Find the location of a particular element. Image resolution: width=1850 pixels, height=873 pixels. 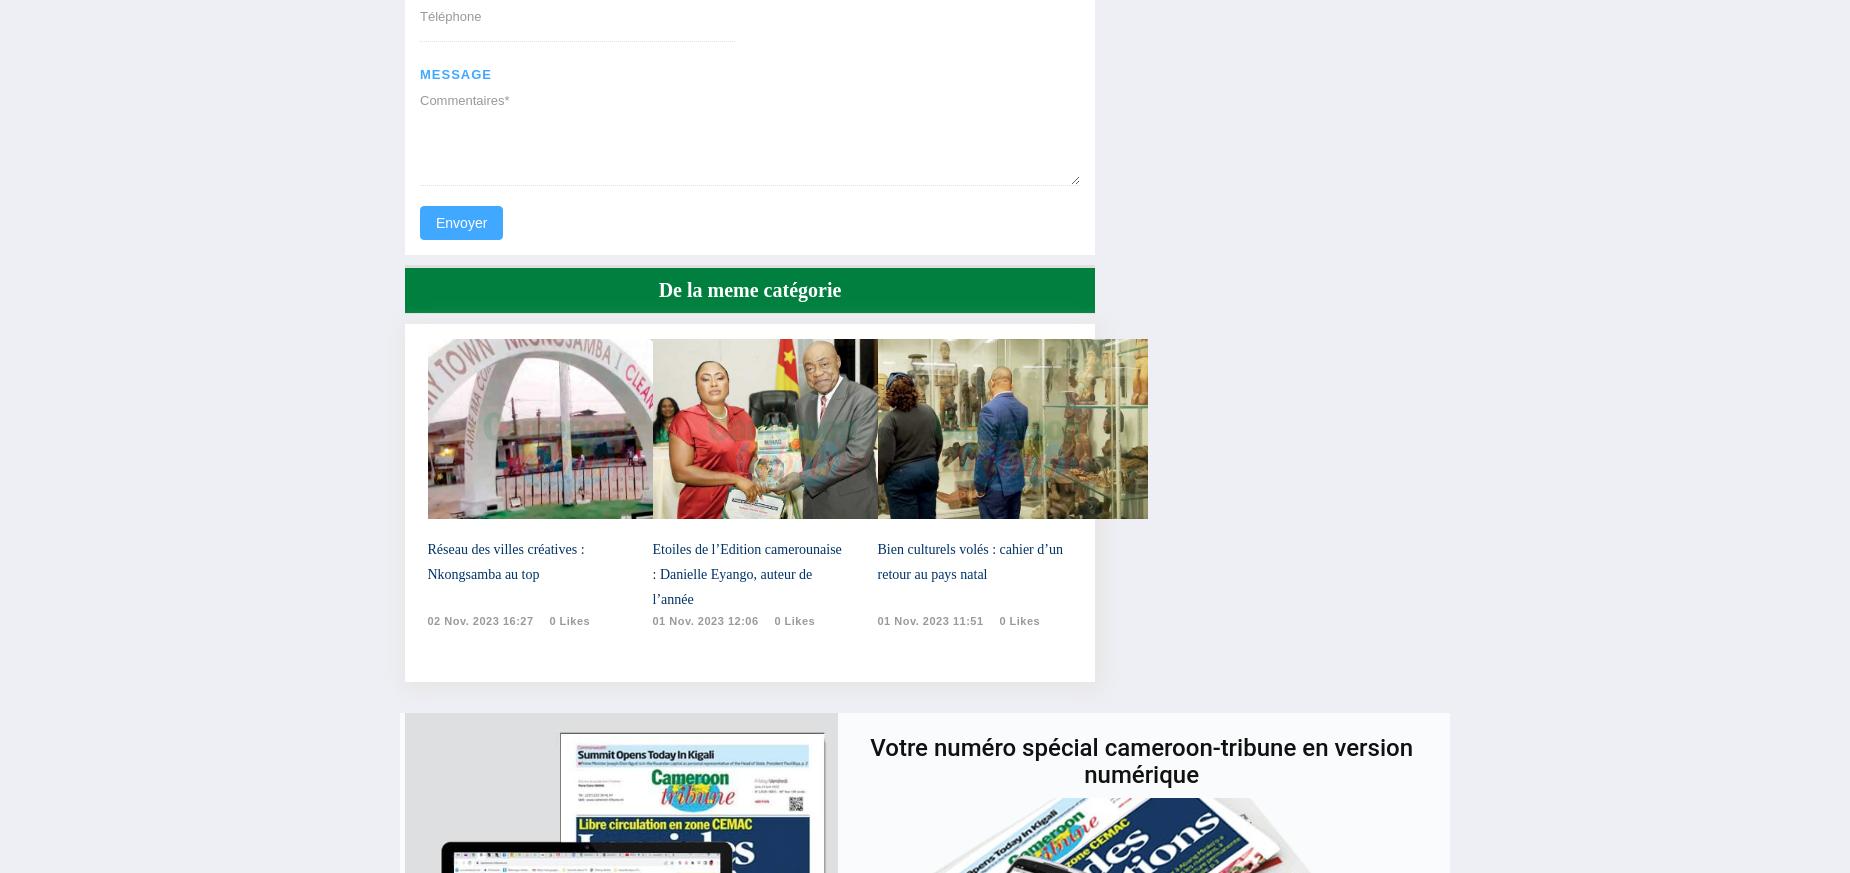

'De la meme catégorie' is located at coordinates (749, 288).